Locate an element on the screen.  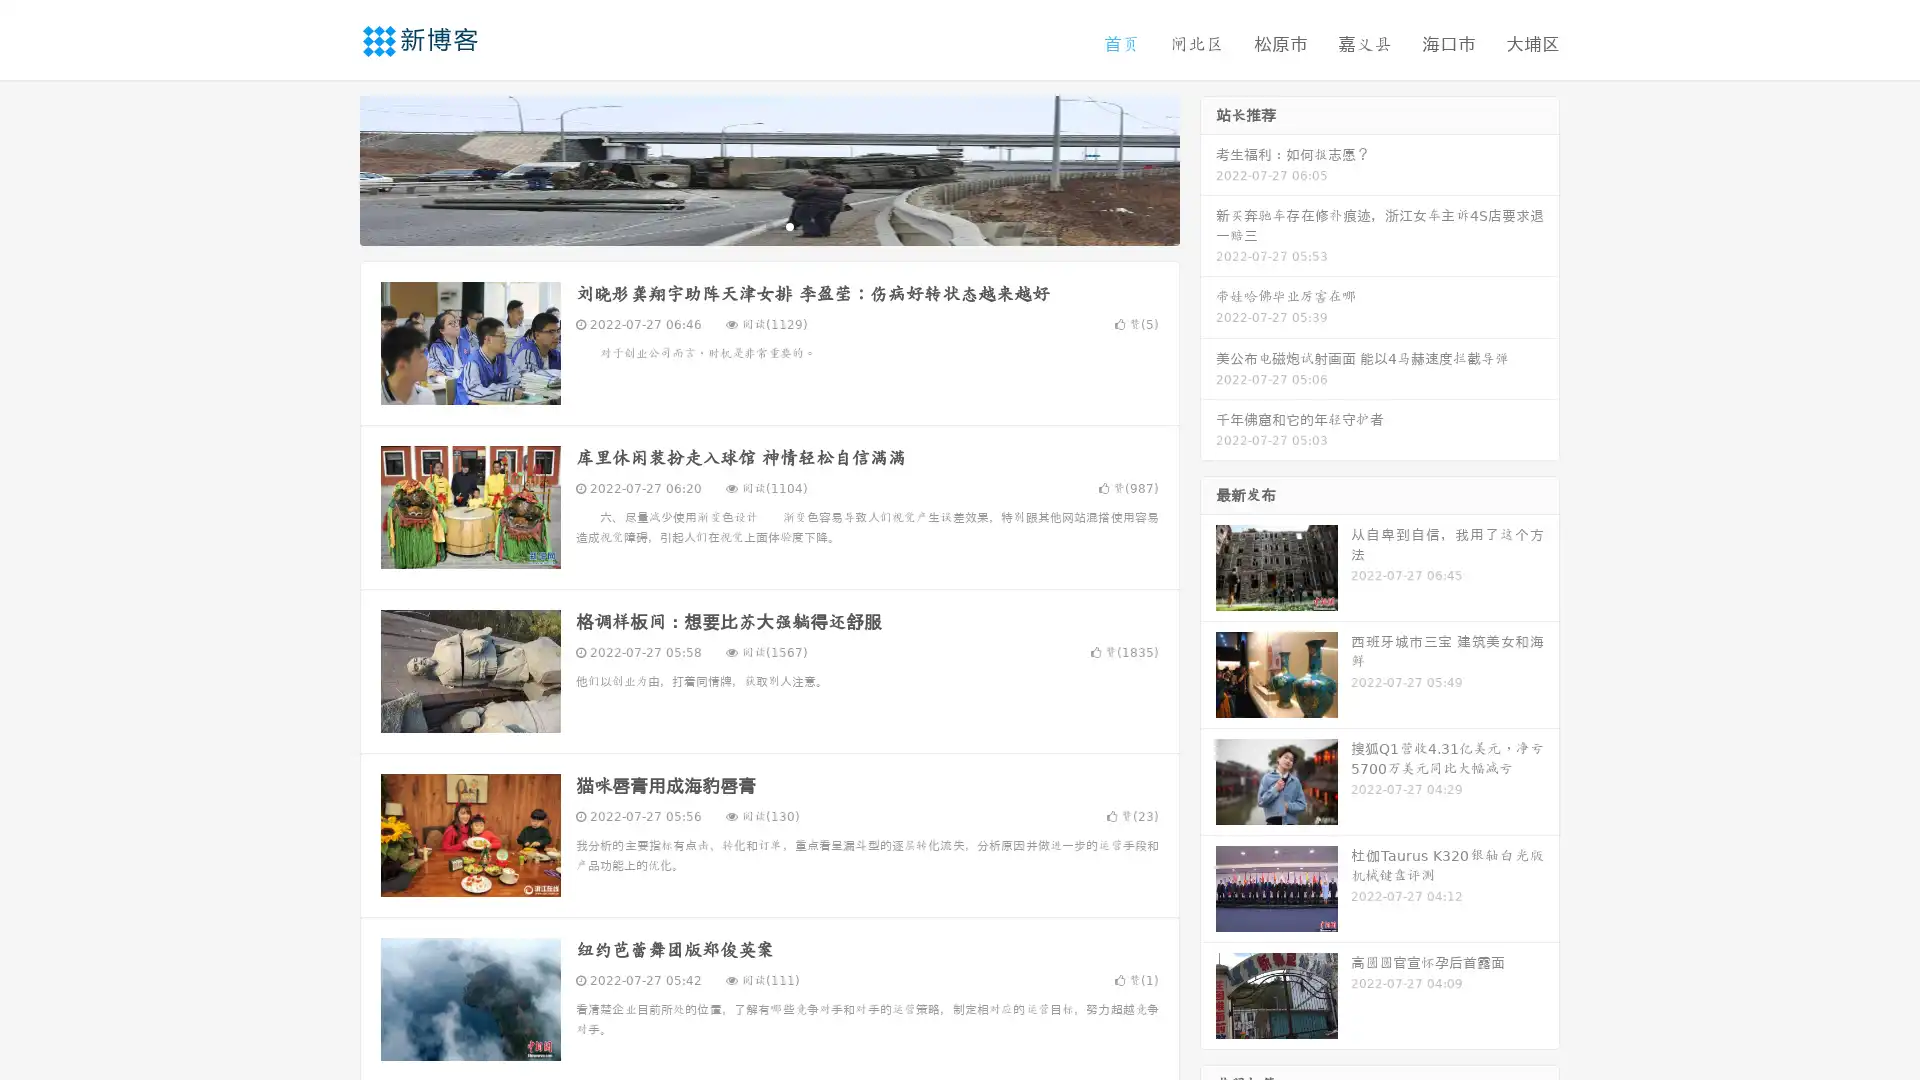
Go to slide 3 is located at coordinates (789, 225).